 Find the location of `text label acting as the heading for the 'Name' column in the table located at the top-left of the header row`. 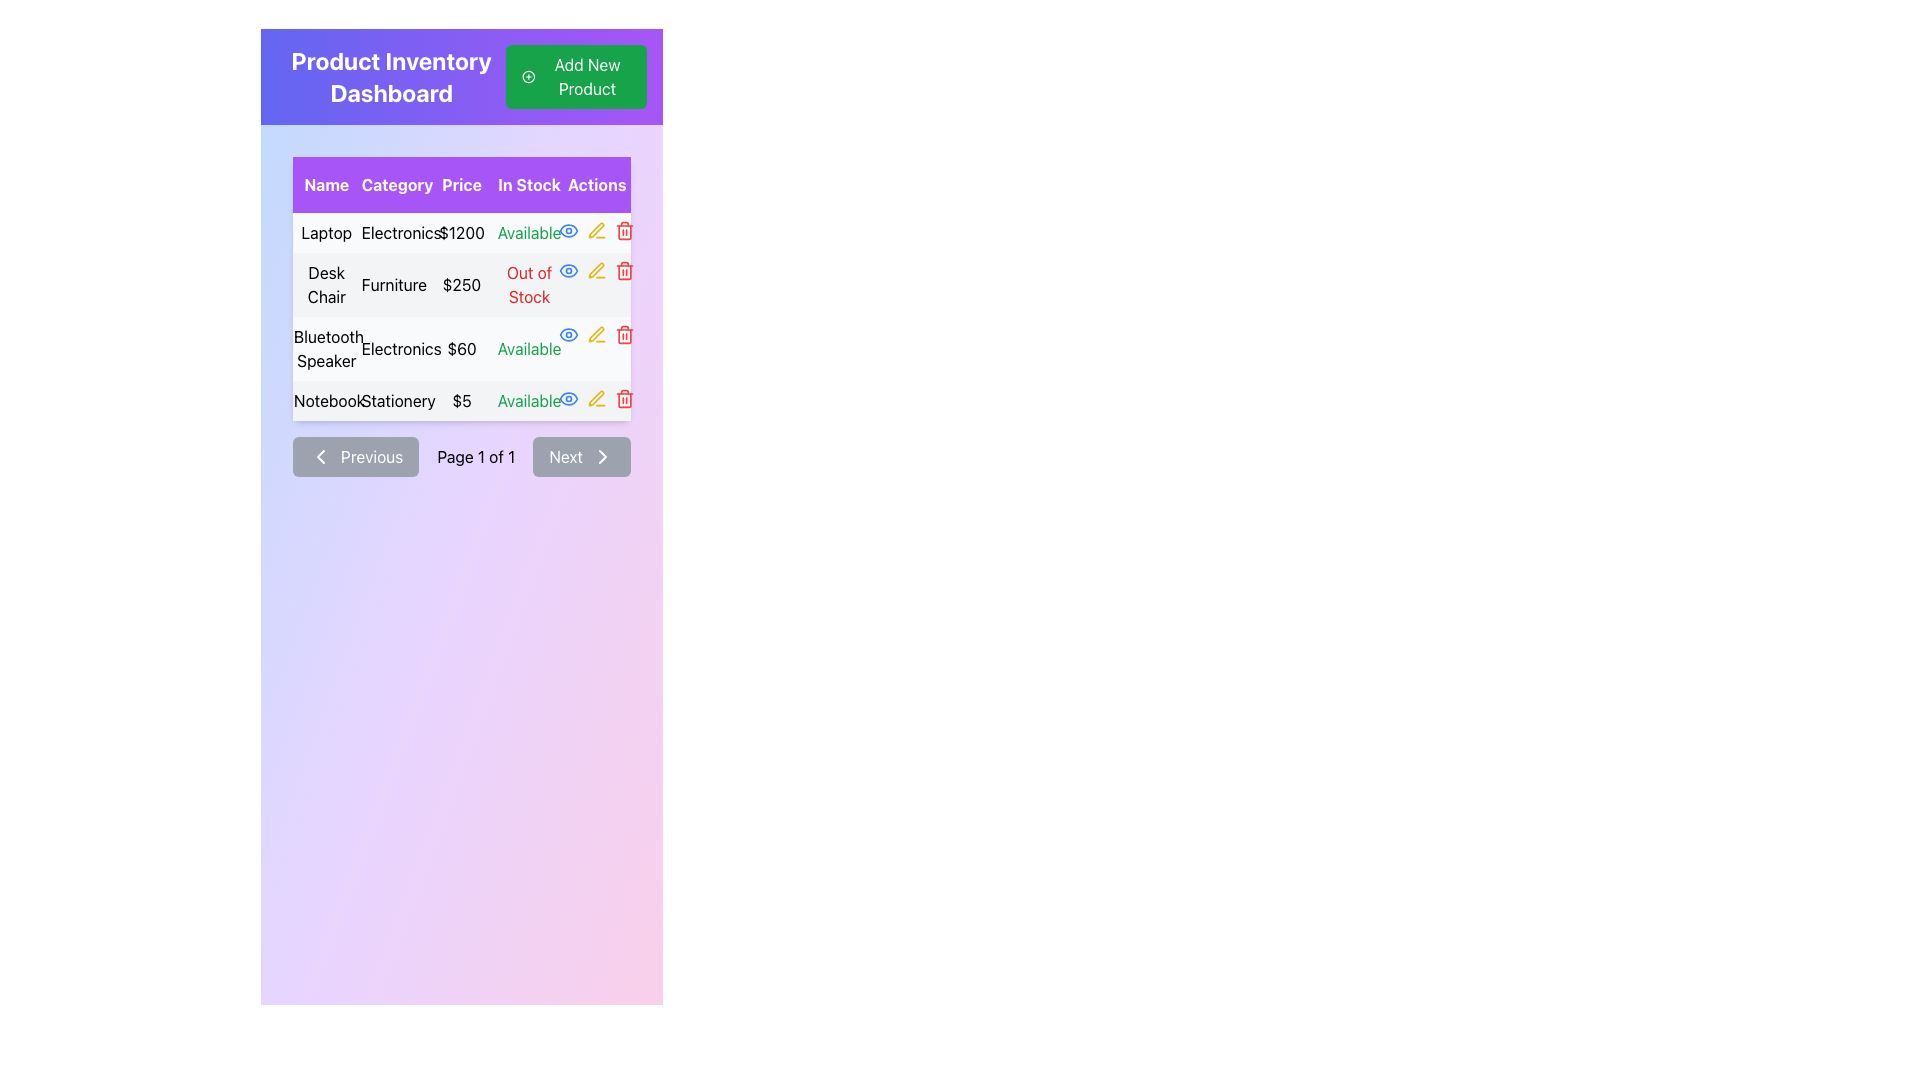

text label acting as the heading for the 'Name' column in the table located at the top-left of the header row is located at coordinates (326, 185).